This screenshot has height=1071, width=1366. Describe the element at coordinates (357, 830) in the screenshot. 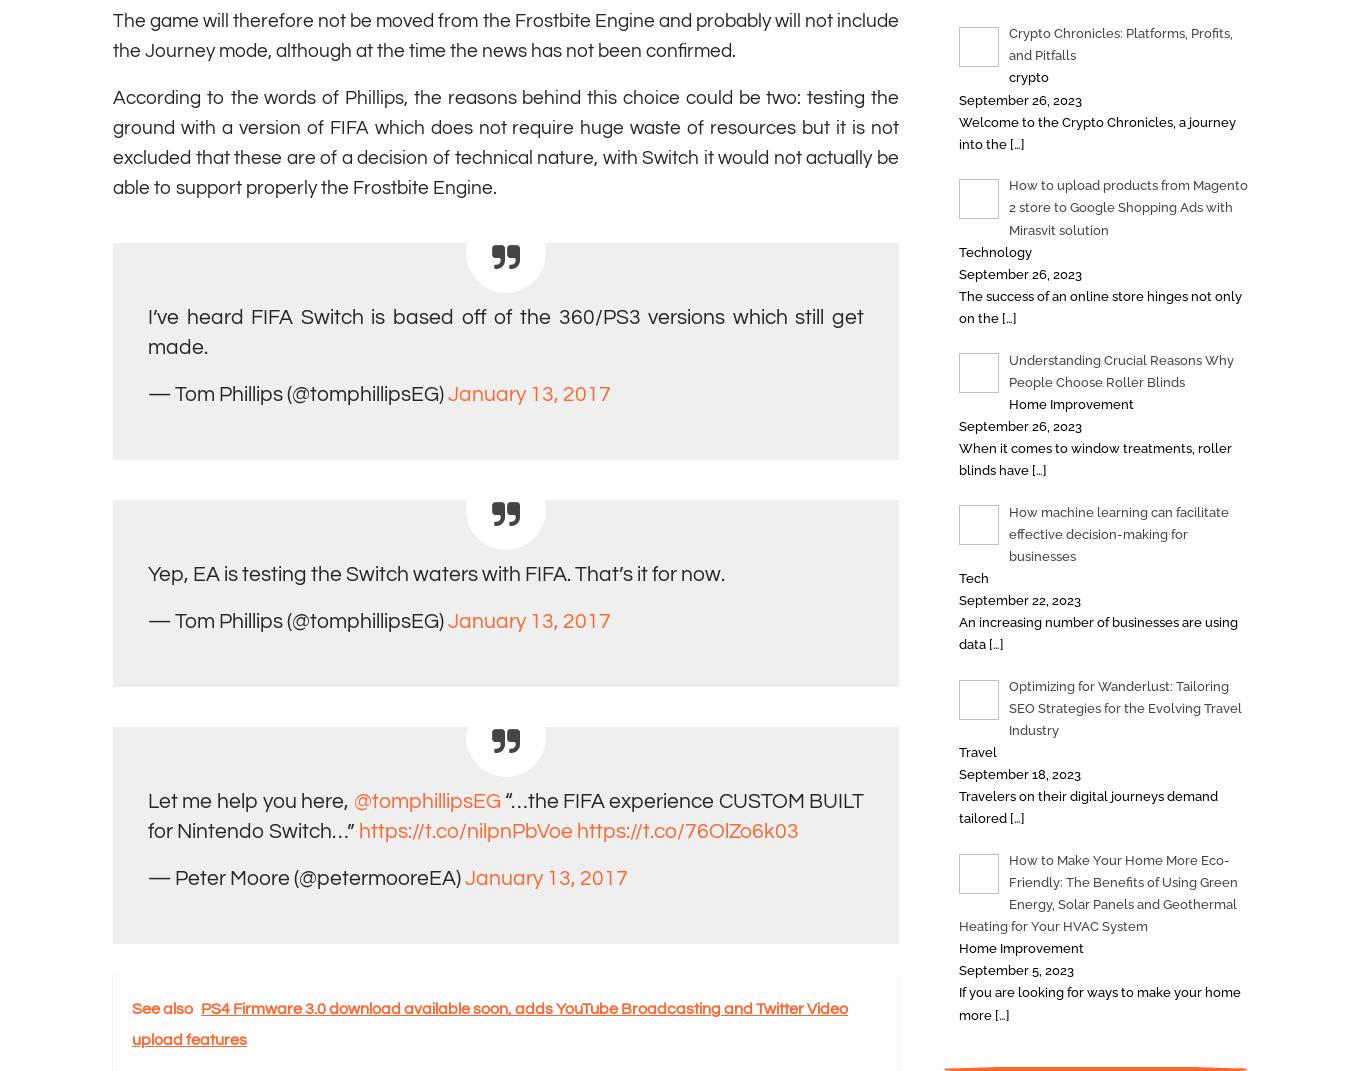

I see `'https://t.co/nilpnPbVoe'` at that location.